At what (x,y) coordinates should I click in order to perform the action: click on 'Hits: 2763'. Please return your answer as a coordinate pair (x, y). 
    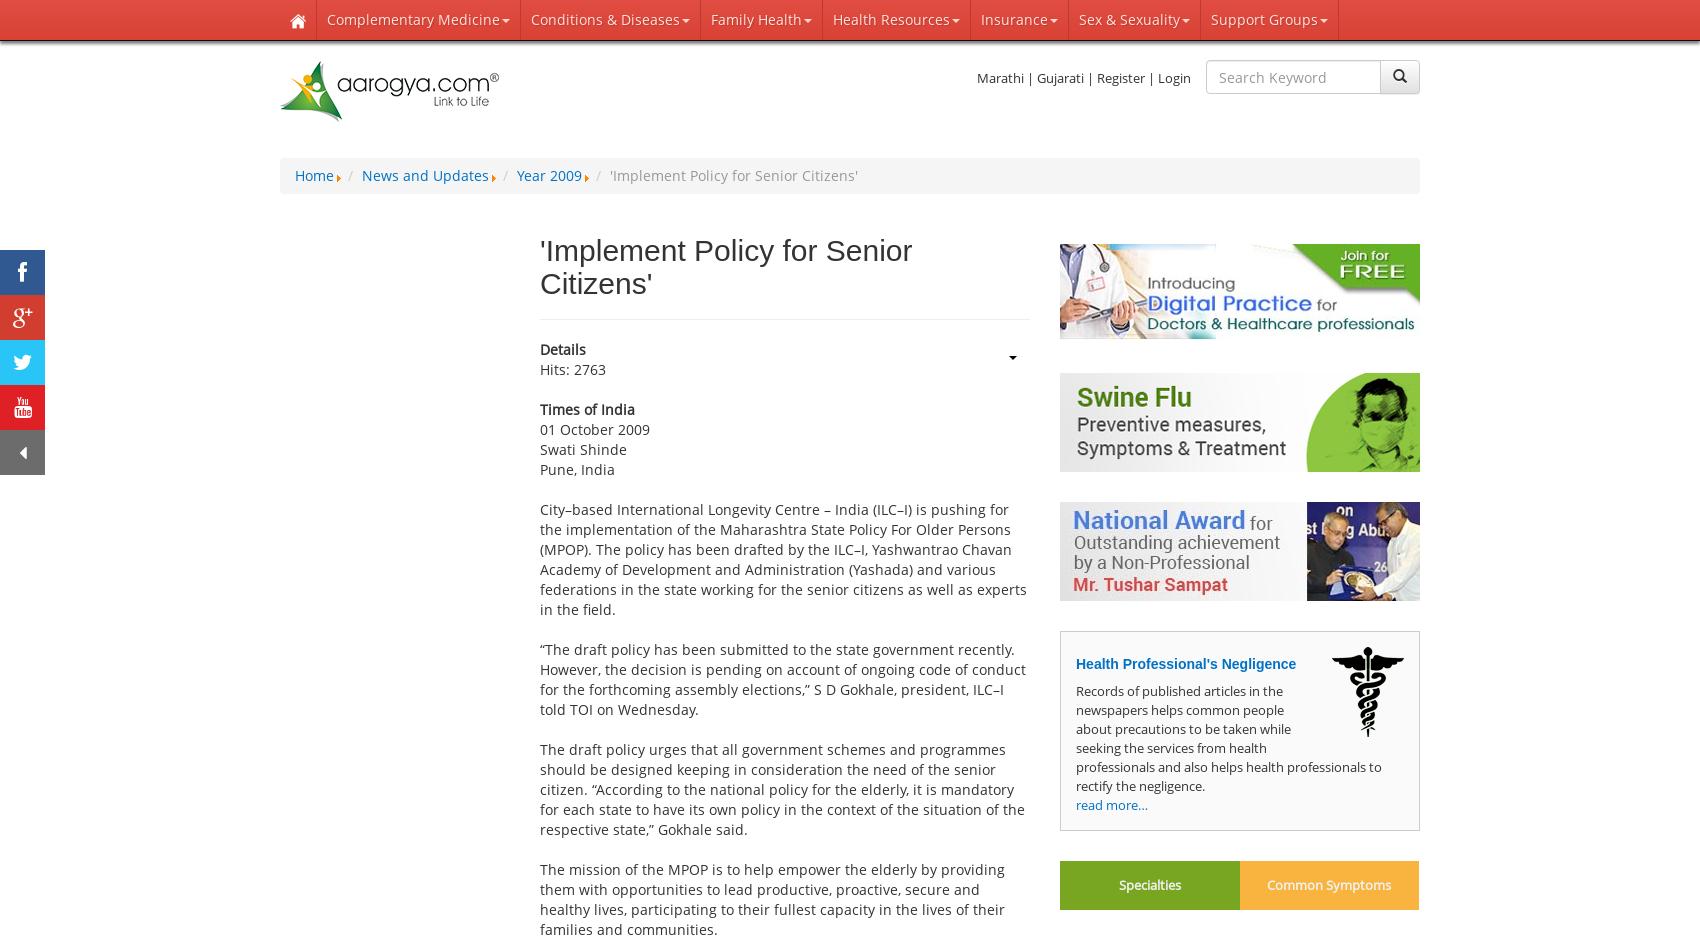
    Looking at the image, I should click on (538, 368).